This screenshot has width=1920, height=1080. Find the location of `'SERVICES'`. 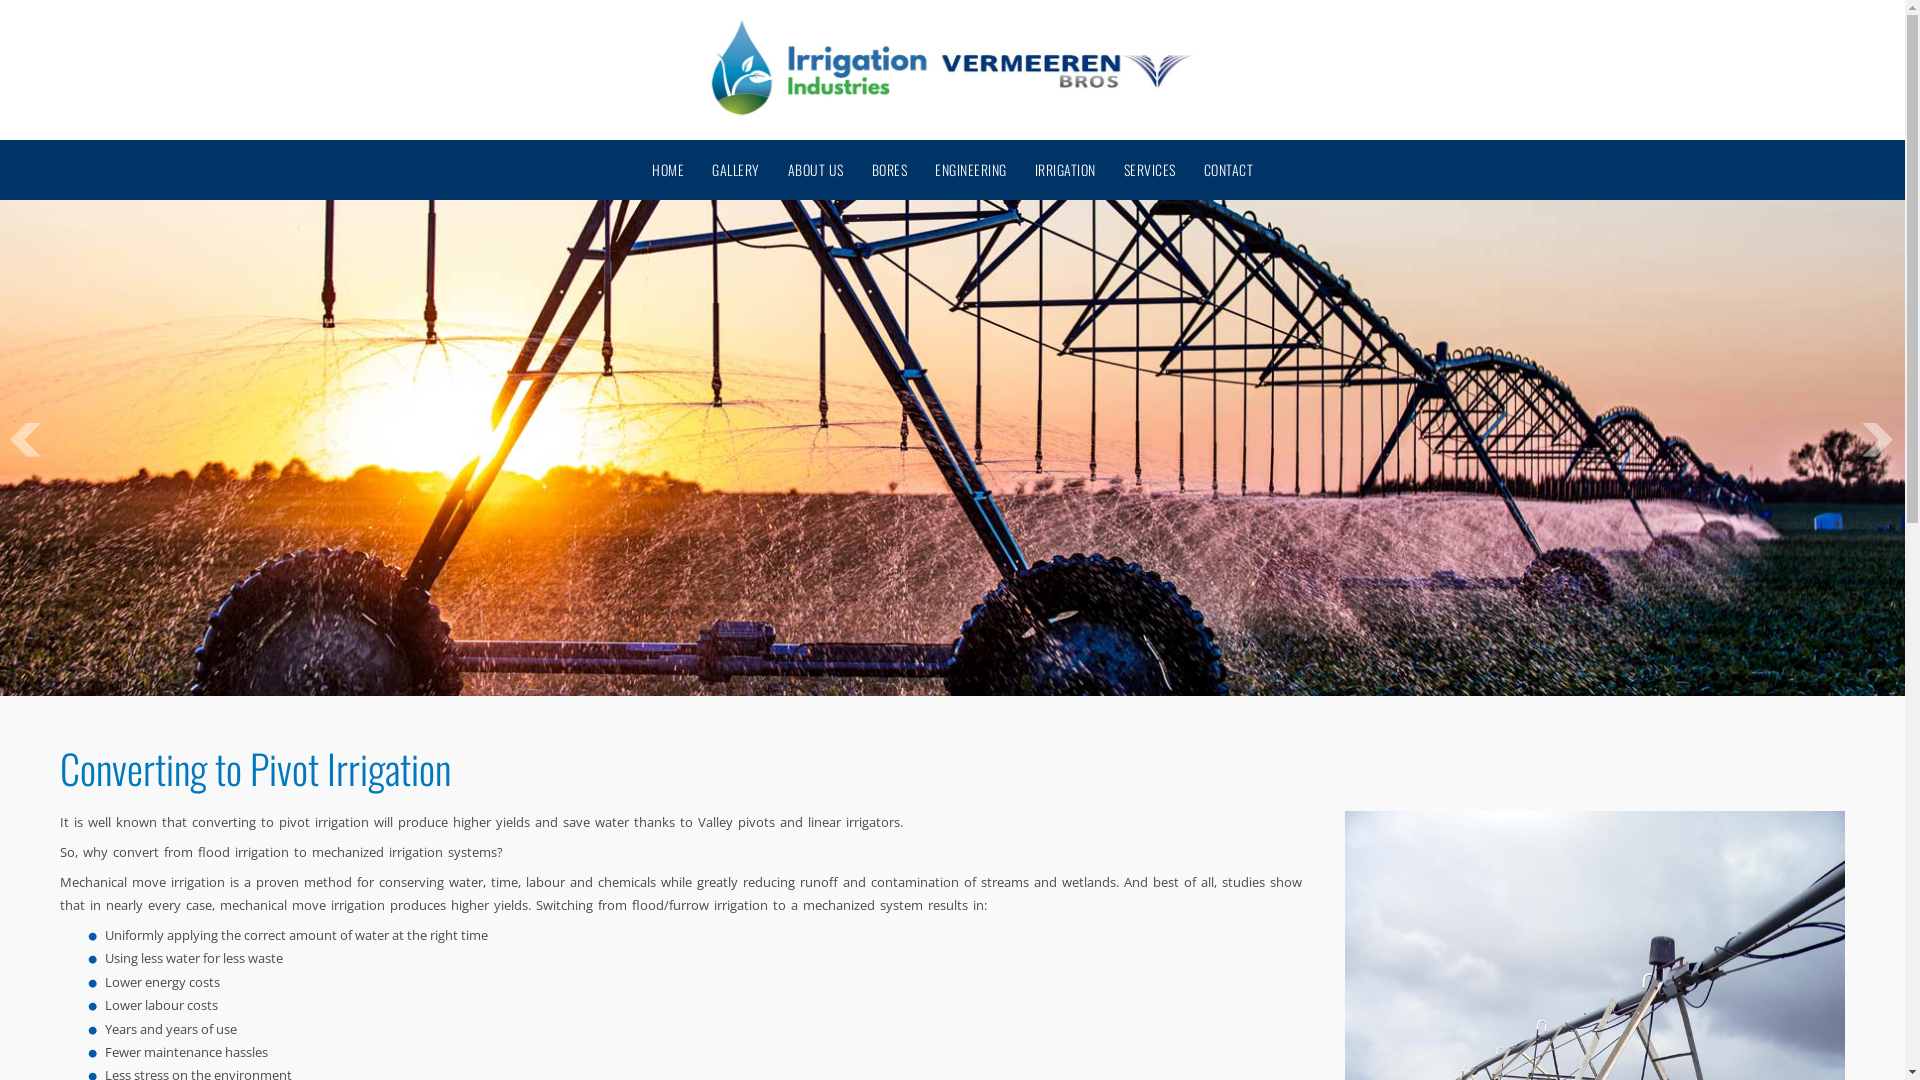

'SERVICES' is located at coordinates (1150, 168).